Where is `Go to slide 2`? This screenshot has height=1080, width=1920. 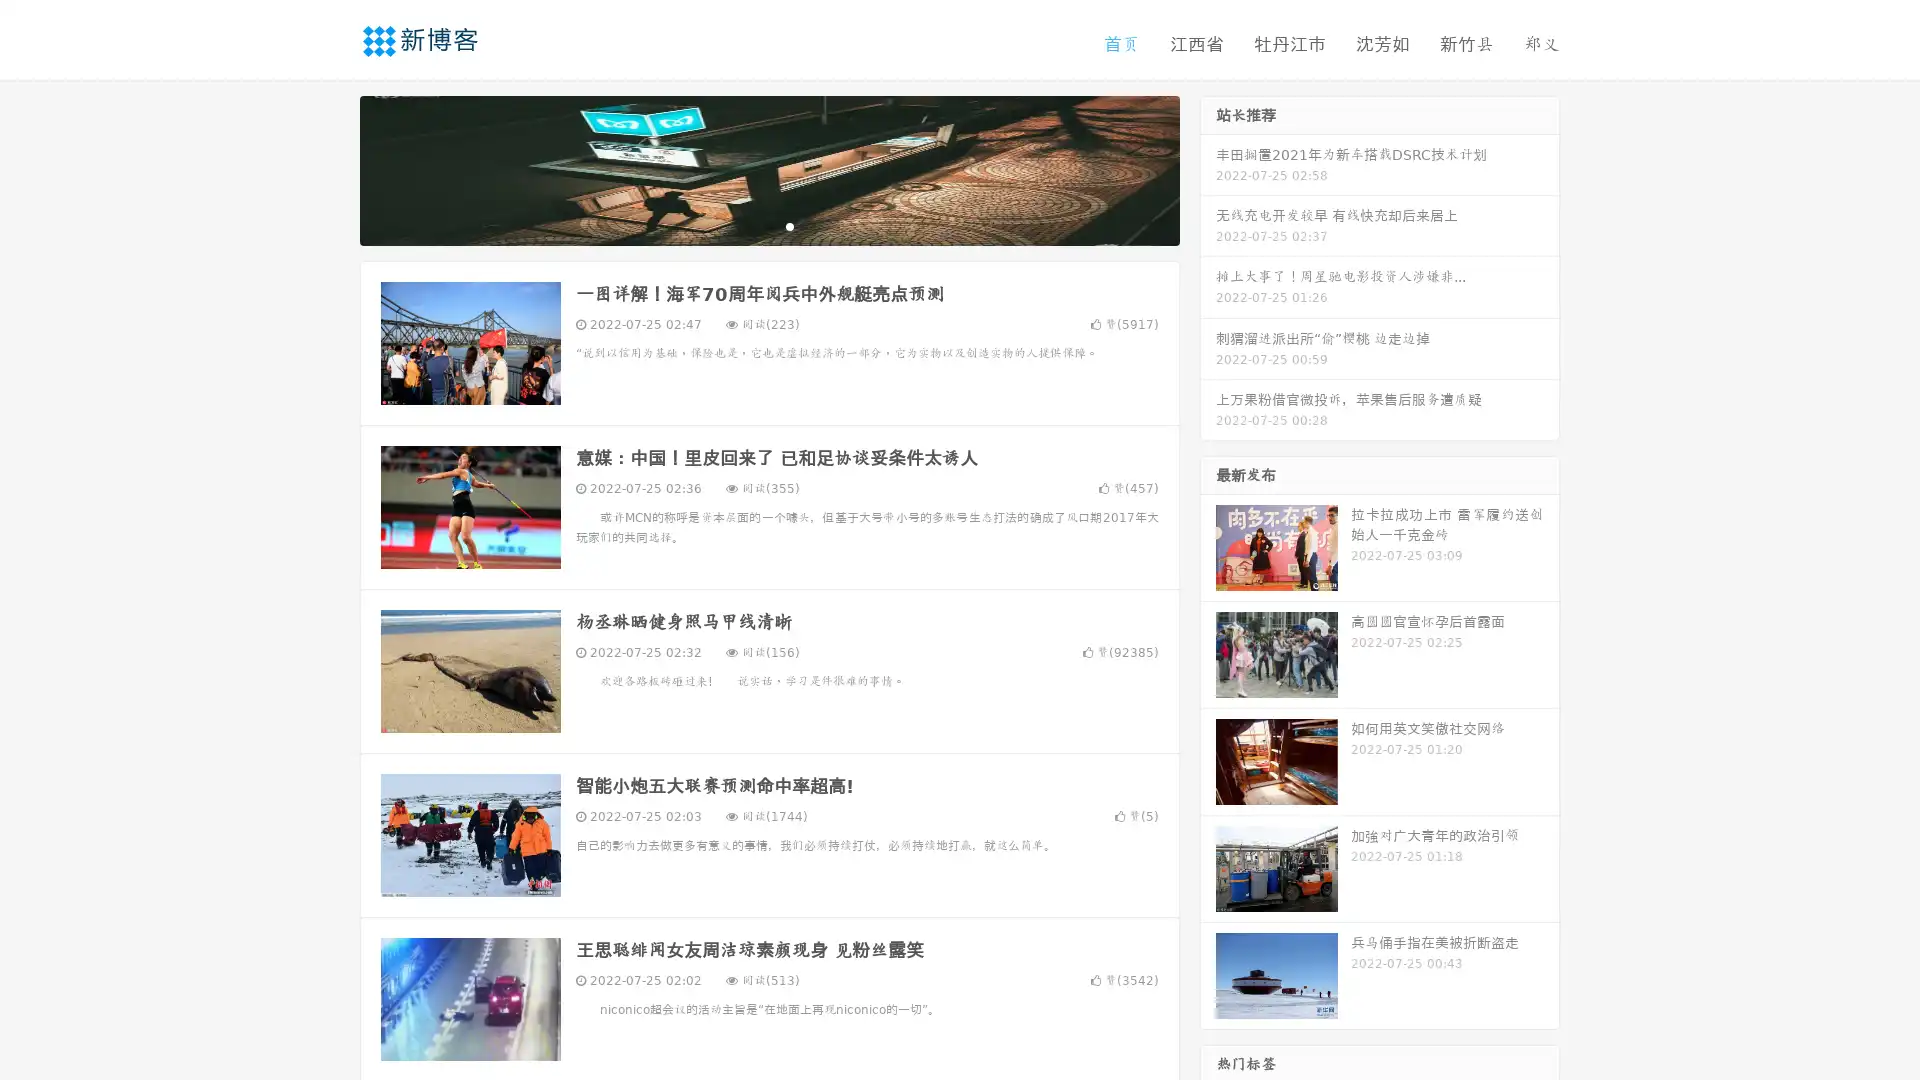 Go to slide 2 is located at coordinates (768, 225).